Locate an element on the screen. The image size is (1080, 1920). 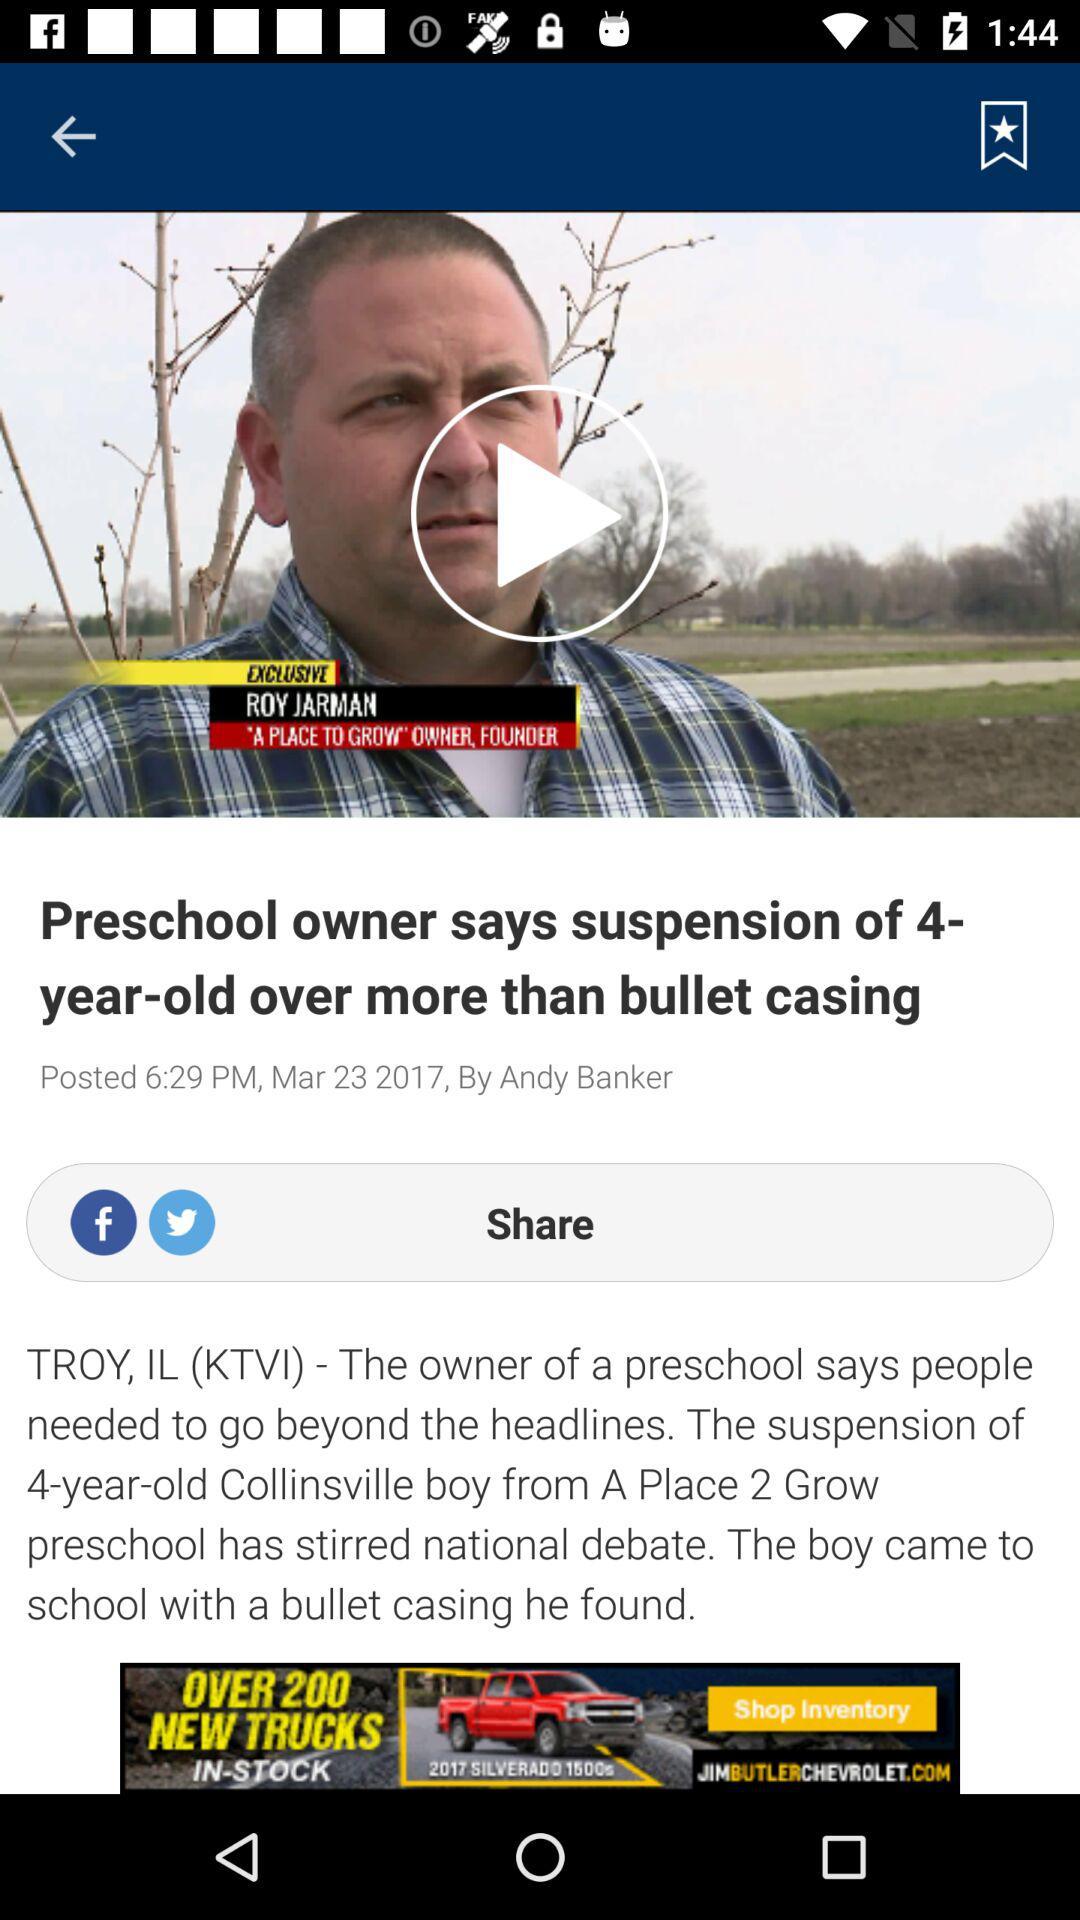
play is located at coordinates (538, 513).